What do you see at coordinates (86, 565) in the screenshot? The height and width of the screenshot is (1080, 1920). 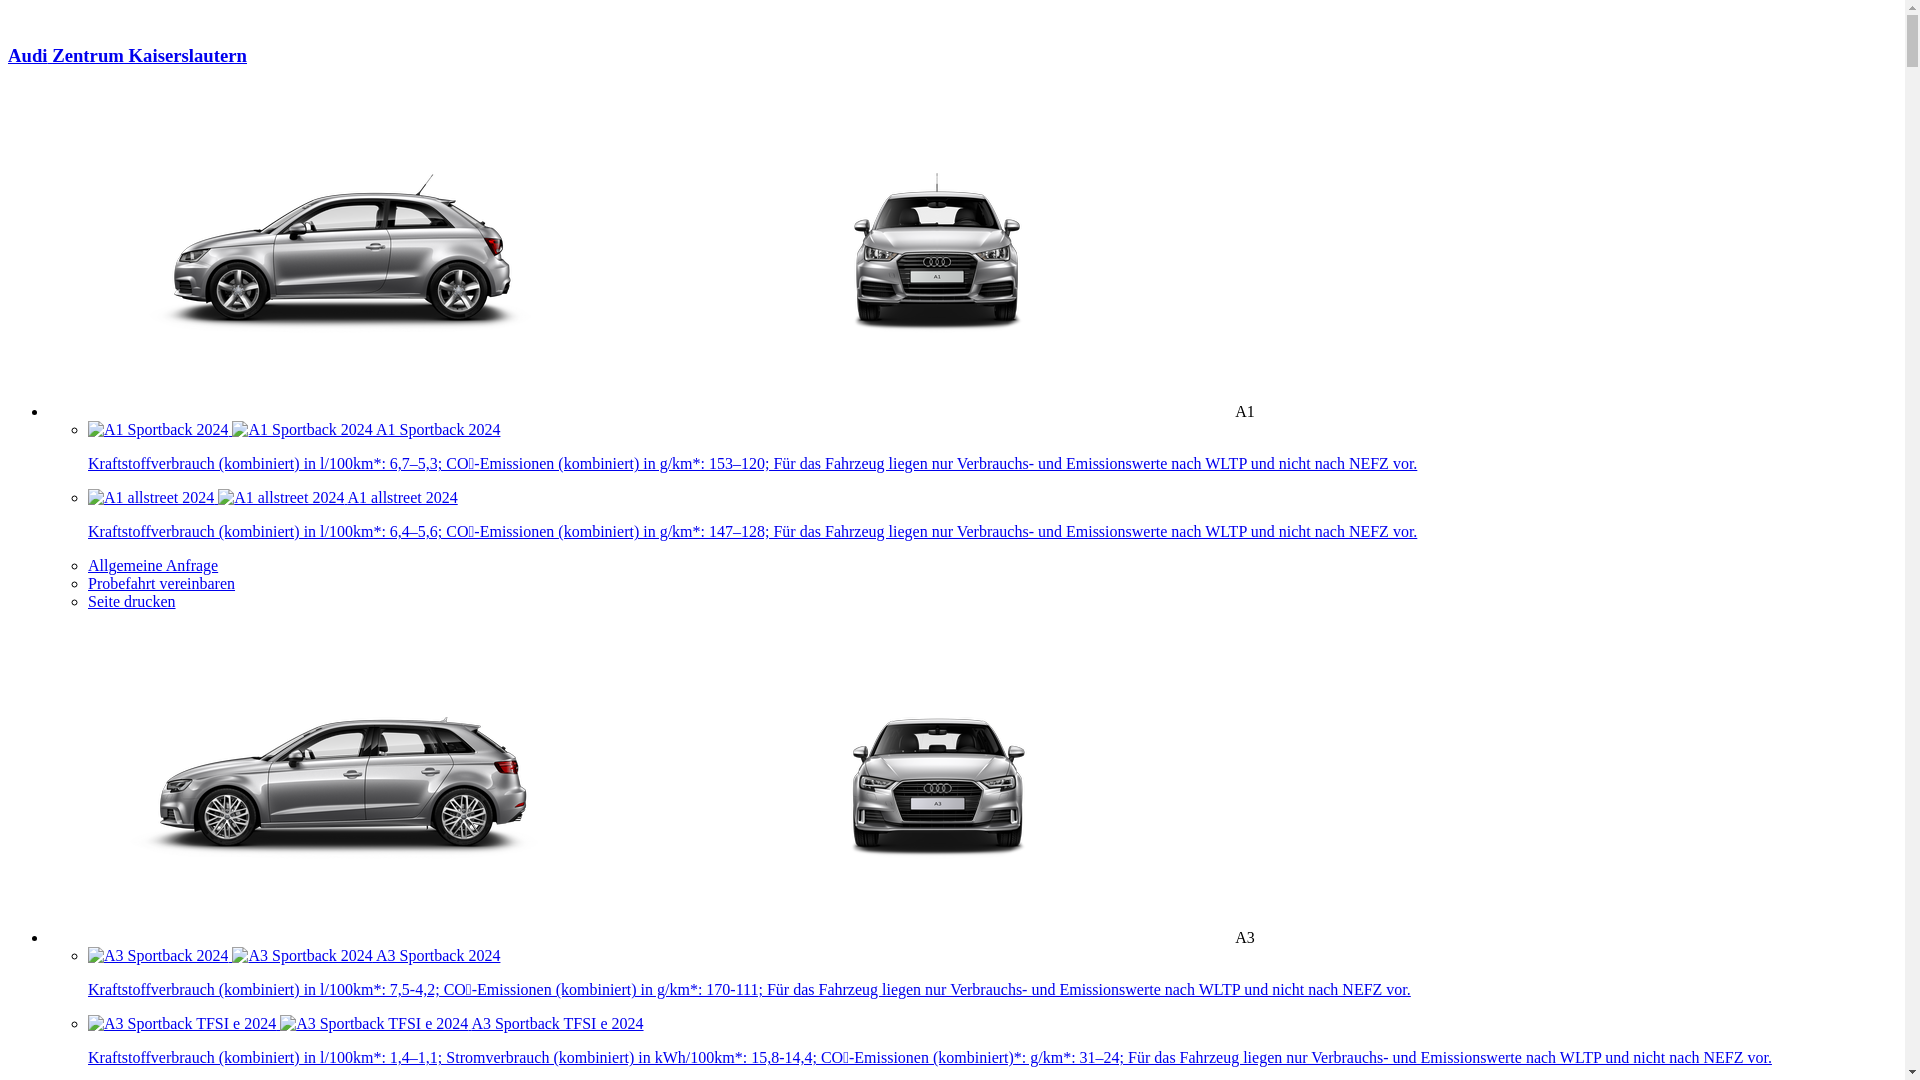 I see `'Allgemeine Anfrage'` at bounding box center [86, 565].